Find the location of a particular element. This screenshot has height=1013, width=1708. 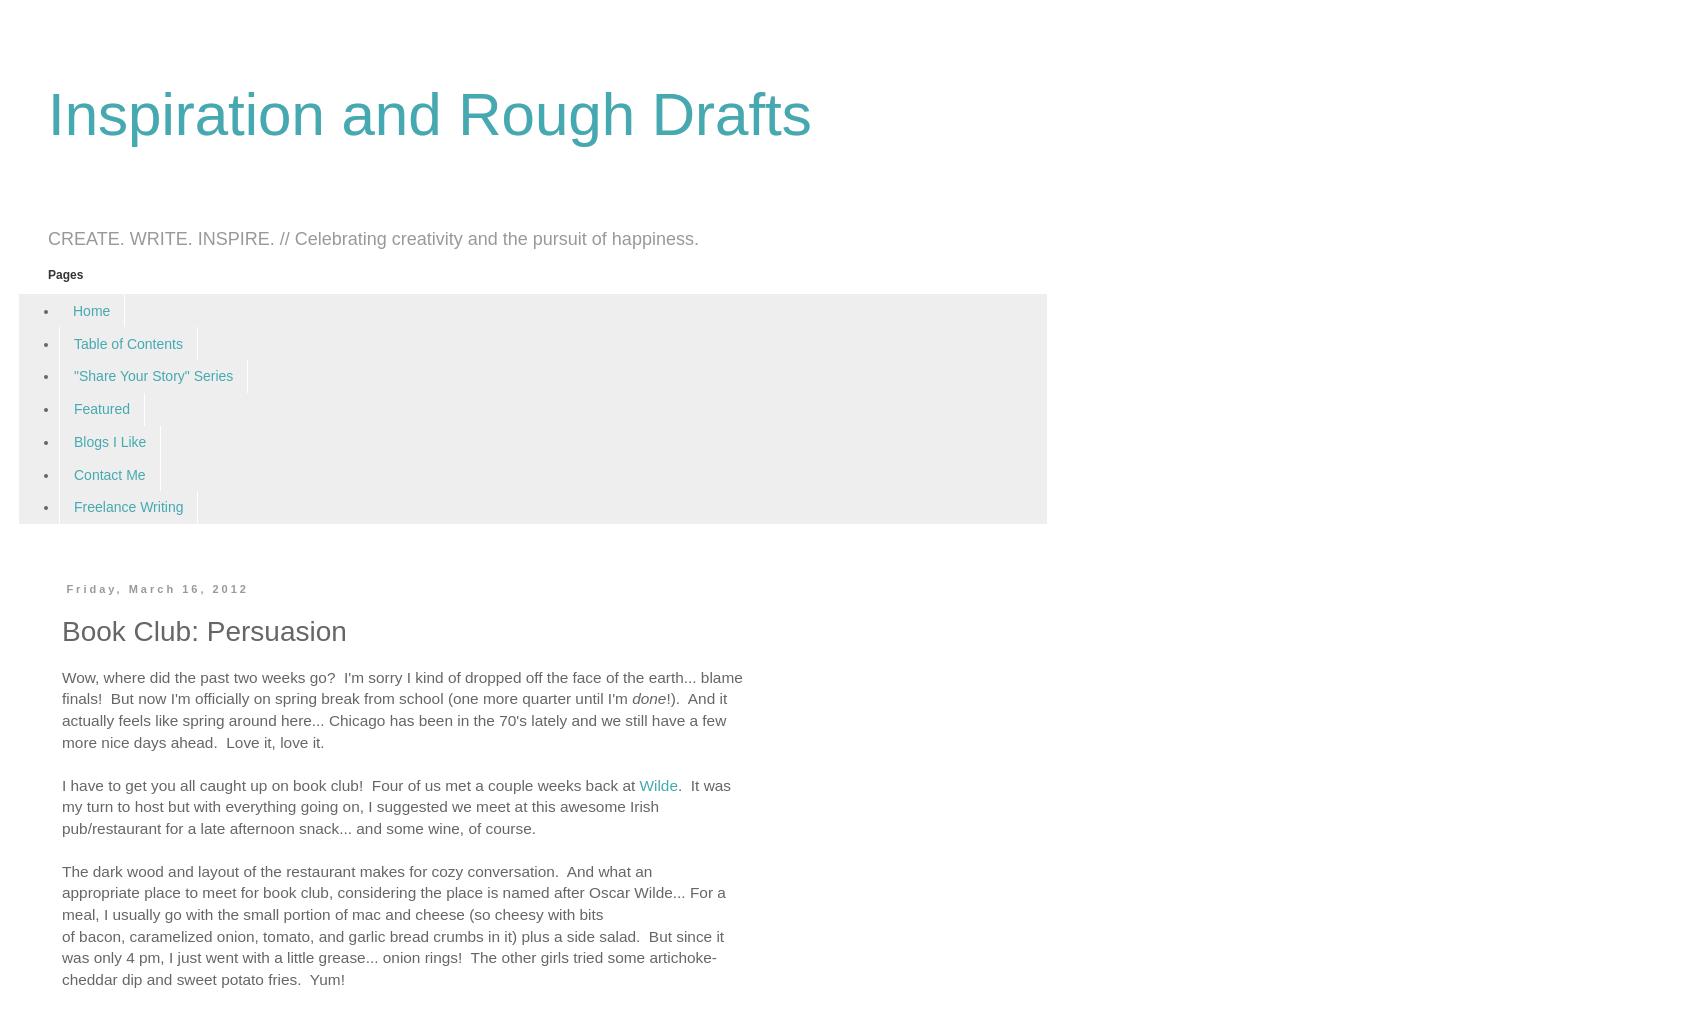

'Home' is located at coordinates (91, 309).